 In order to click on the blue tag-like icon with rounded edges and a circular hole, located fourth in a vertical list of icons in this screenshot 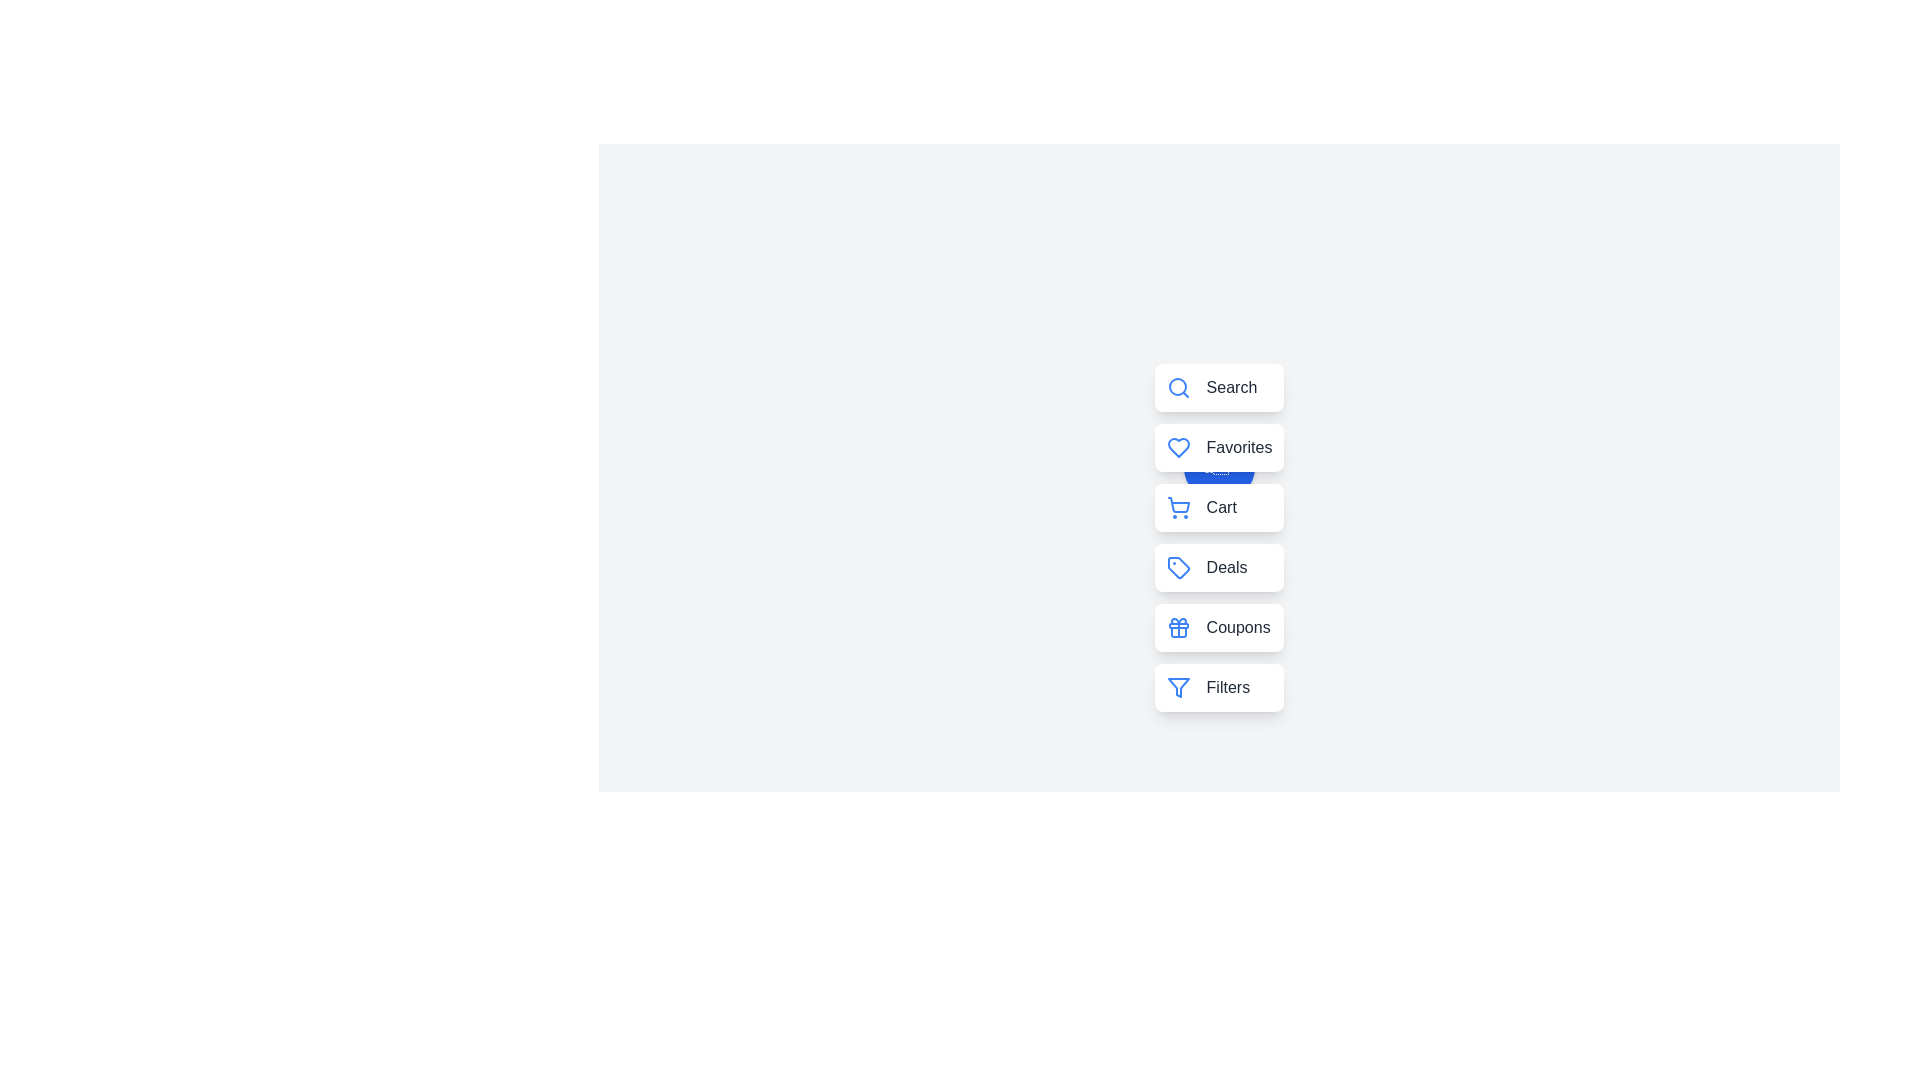, I will do `click(1178, 567)`.